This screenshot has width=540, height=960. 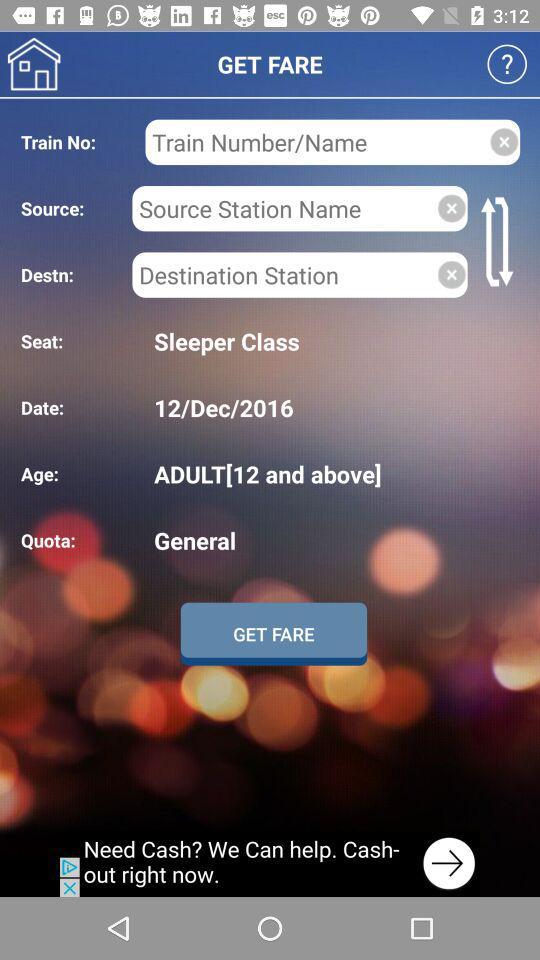 What do you see at coordinates (283, 274) in the screenshot?
I see `destination` at bounding box center [283, 274].